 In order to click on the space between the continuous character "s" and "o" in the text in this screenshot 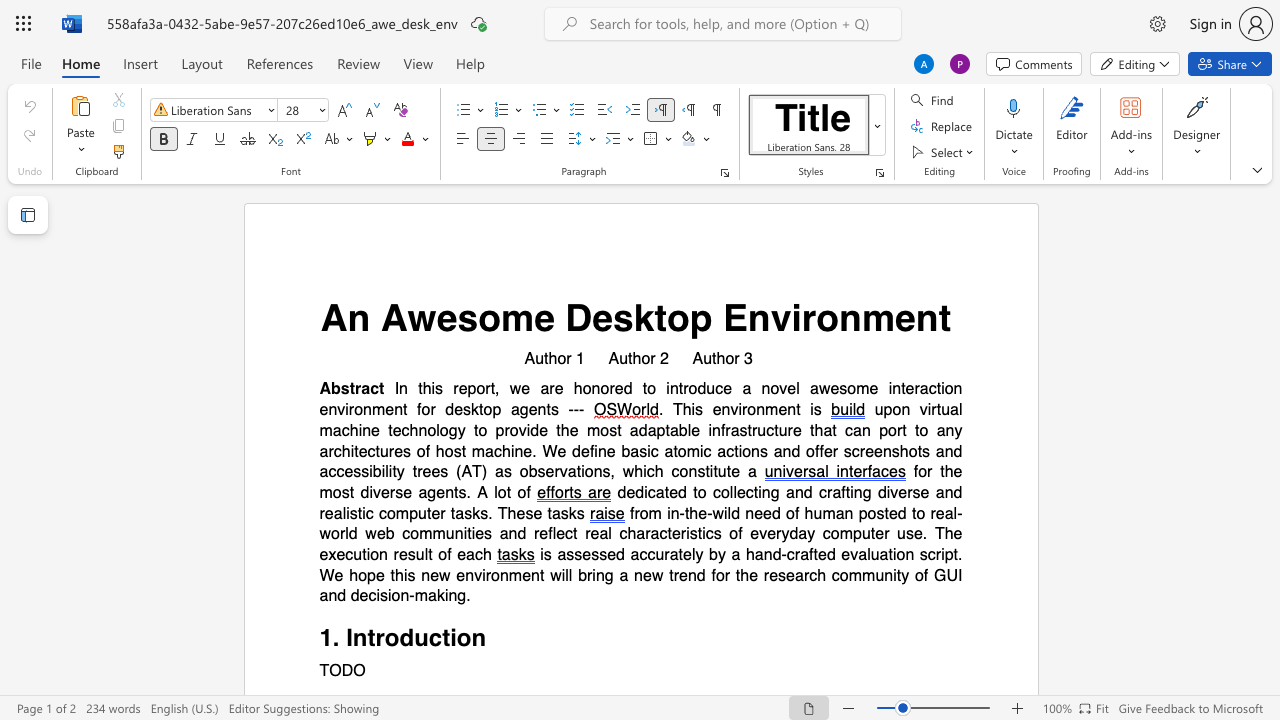, I will do `click(477, 317)`.